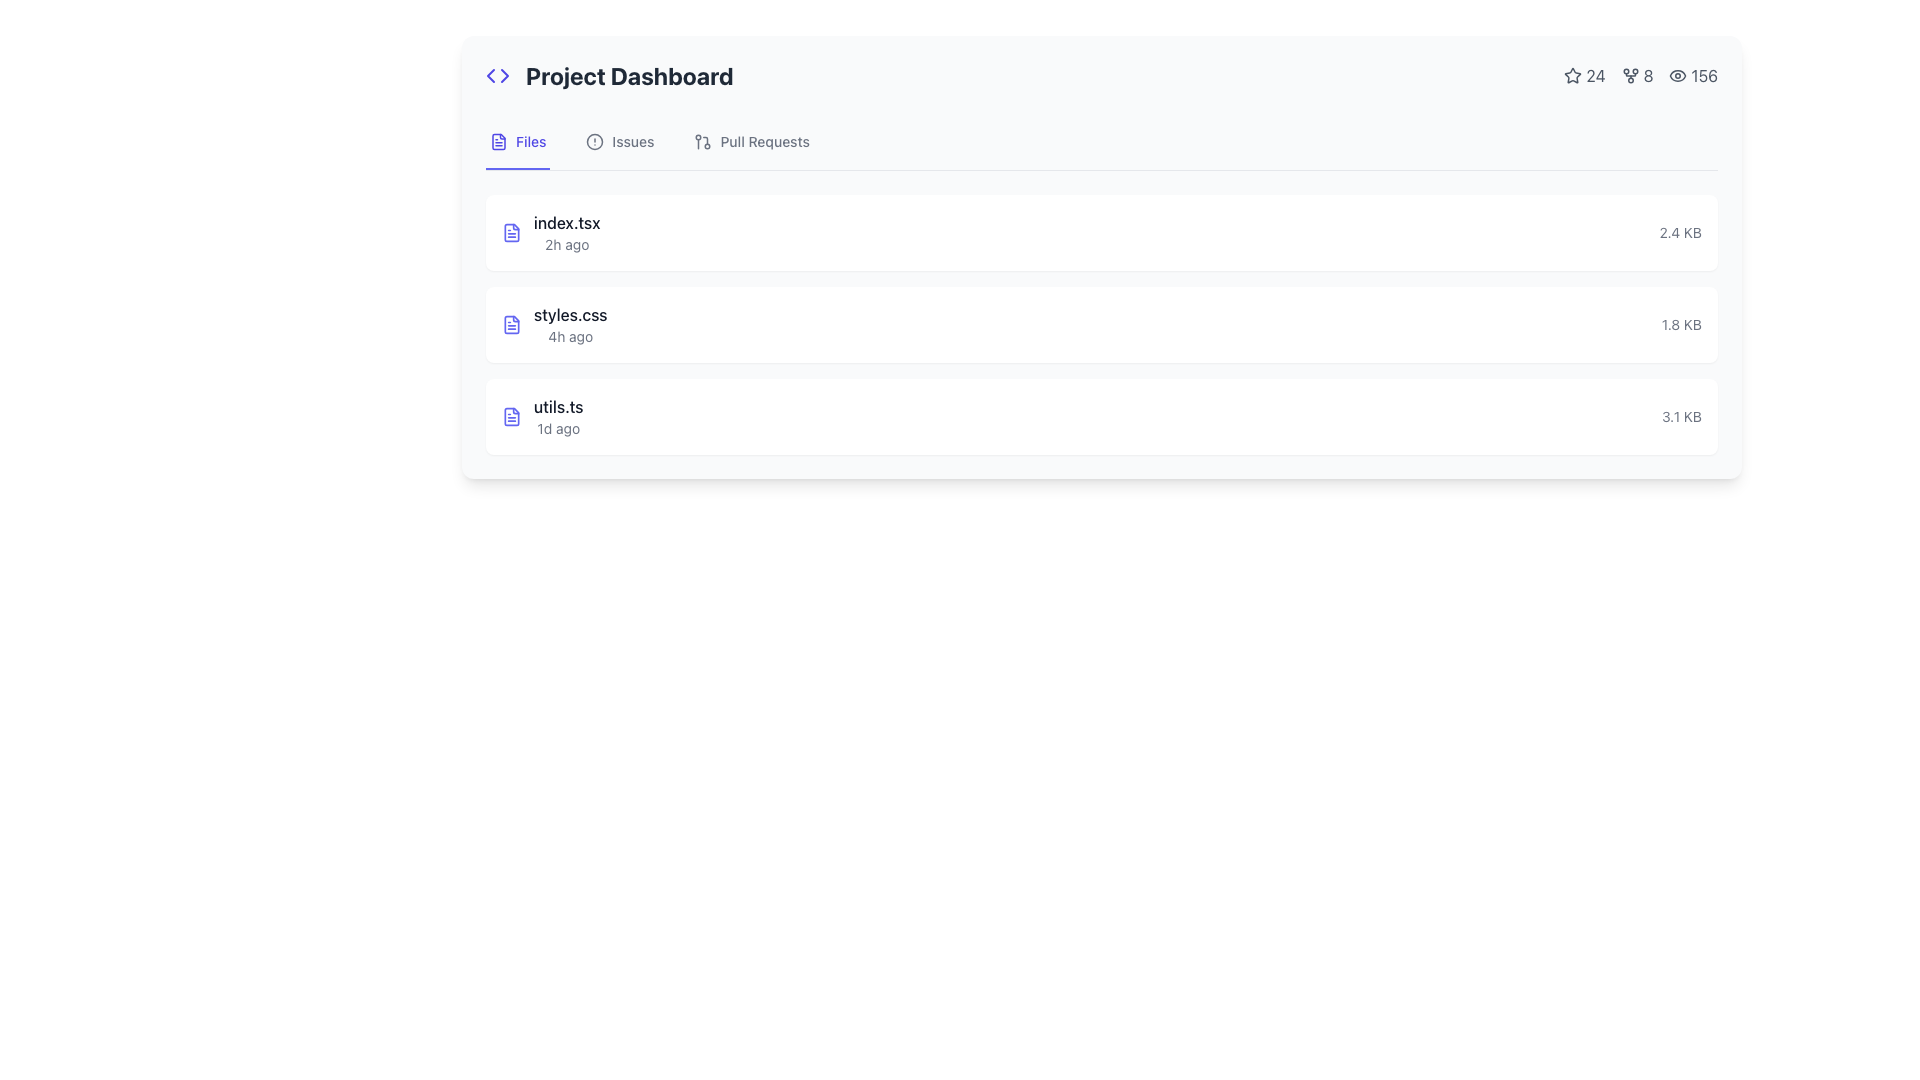 The width and height of the screenshot is (1920, 1080). I want to click on the static badge displaying the number '8' in black text, positioned between a star-shaped icon with '24' and an eye-shaped icon with '156' in the Project Dashboard interface, so click(1637, 75).